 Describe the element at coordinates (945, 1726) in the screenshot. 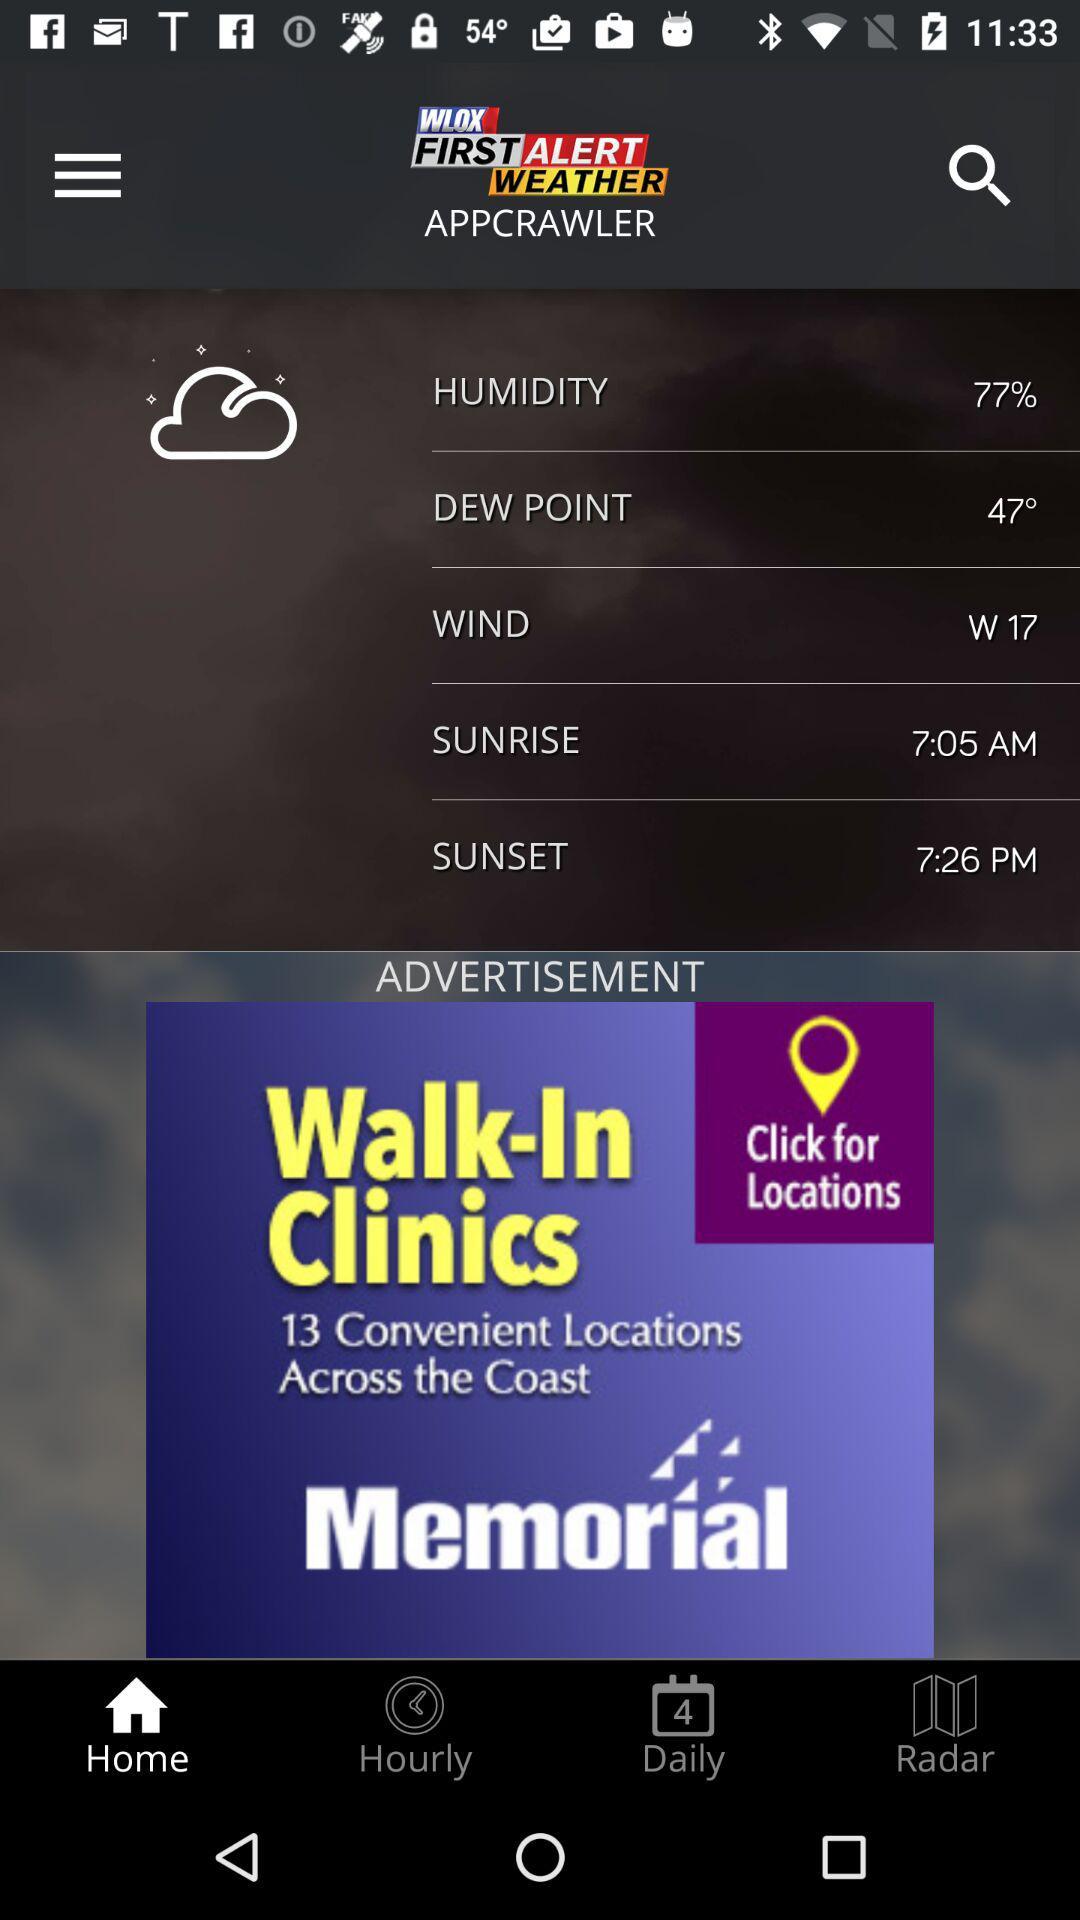

I see `the radar radio button` at that location.